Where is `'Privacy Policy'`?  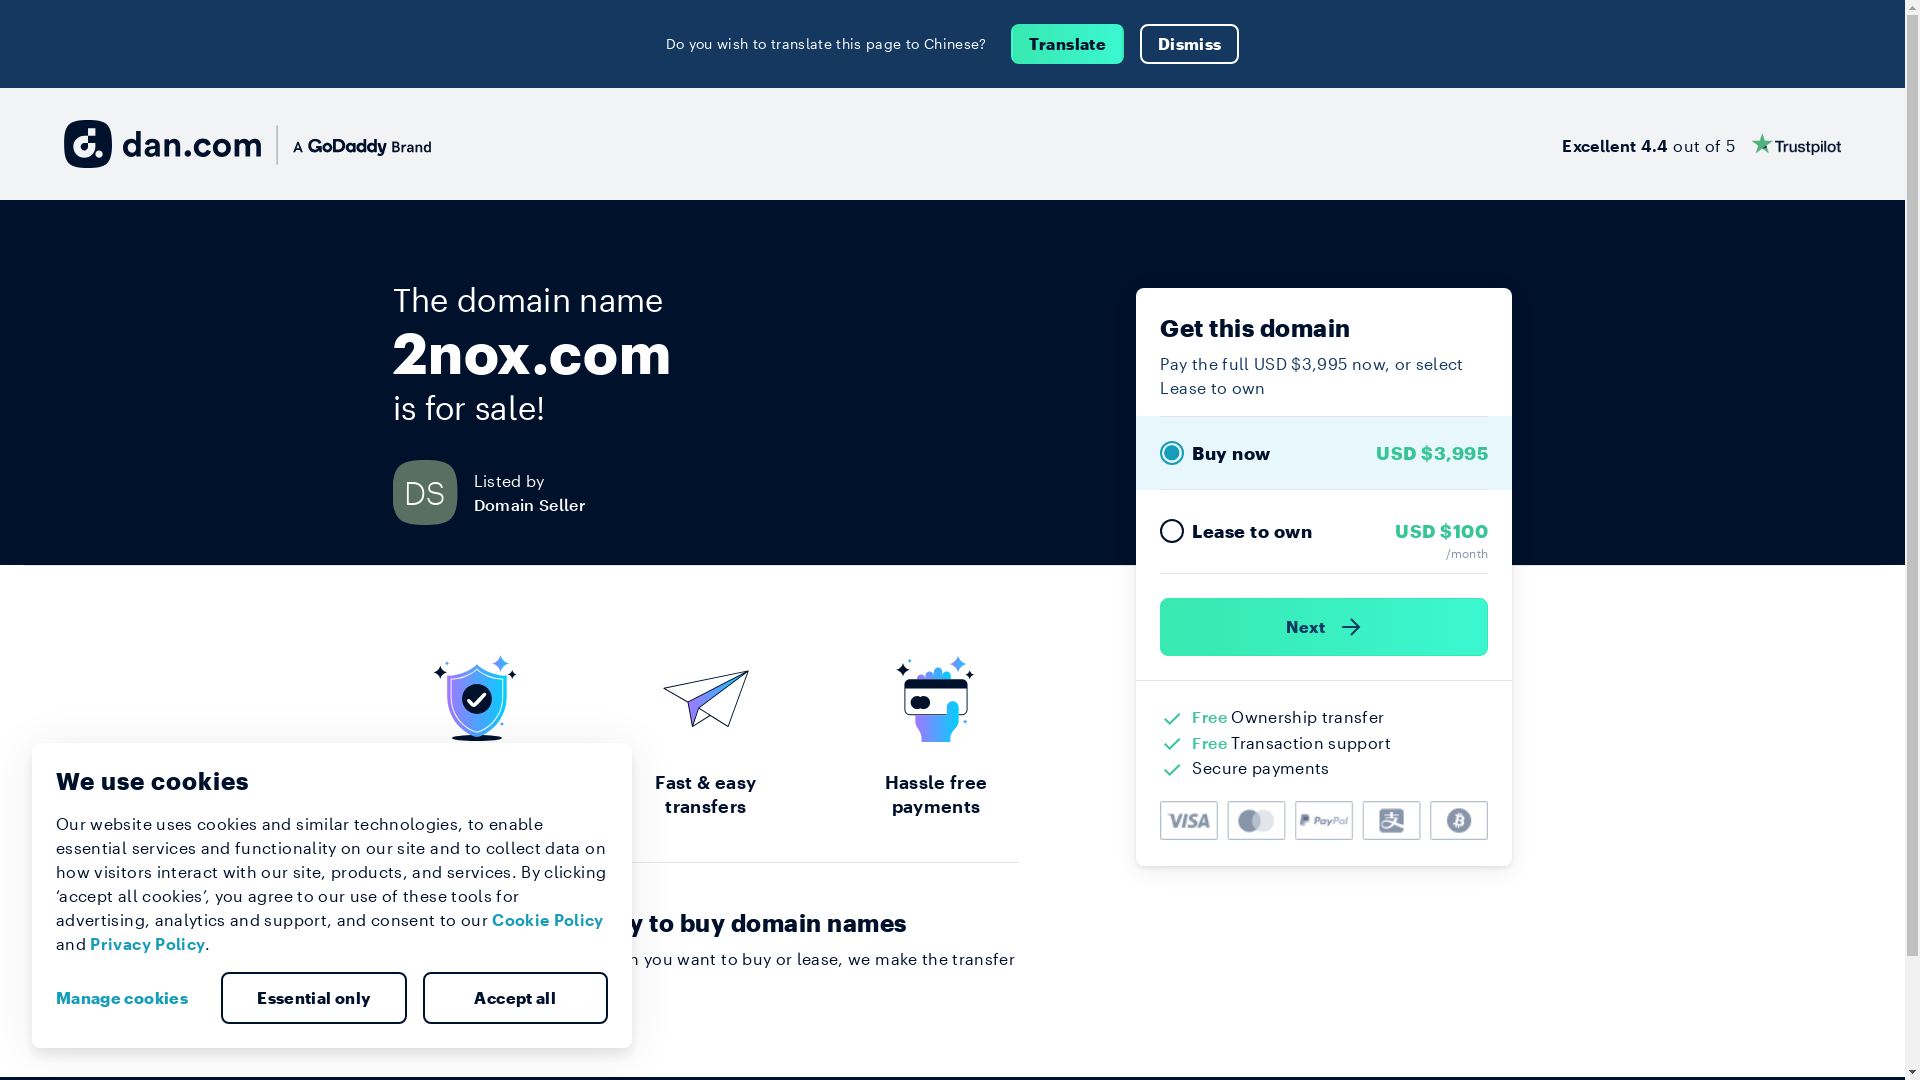
'Privacy Policy' is located at coordinates (146, 943).